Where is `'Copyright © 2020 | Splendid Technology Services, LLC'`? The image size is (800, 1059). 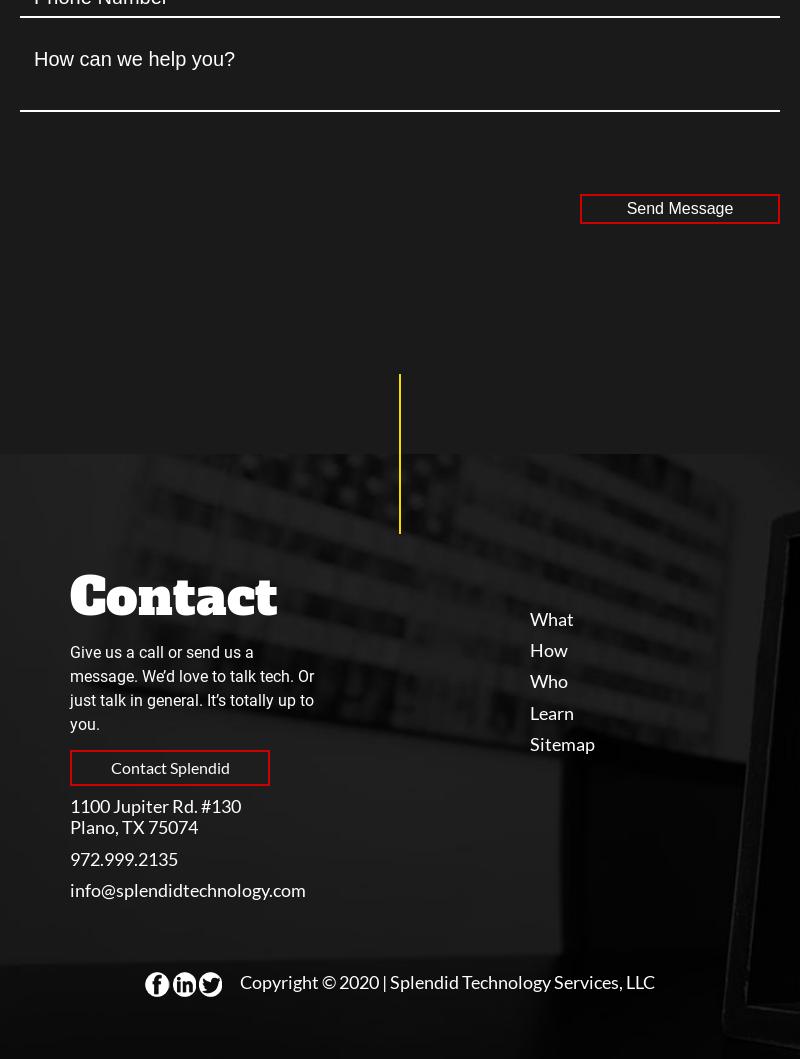 'Copyright © 2020 | Splendid Technology Services, LLC' is located at coordinates (239, 979).